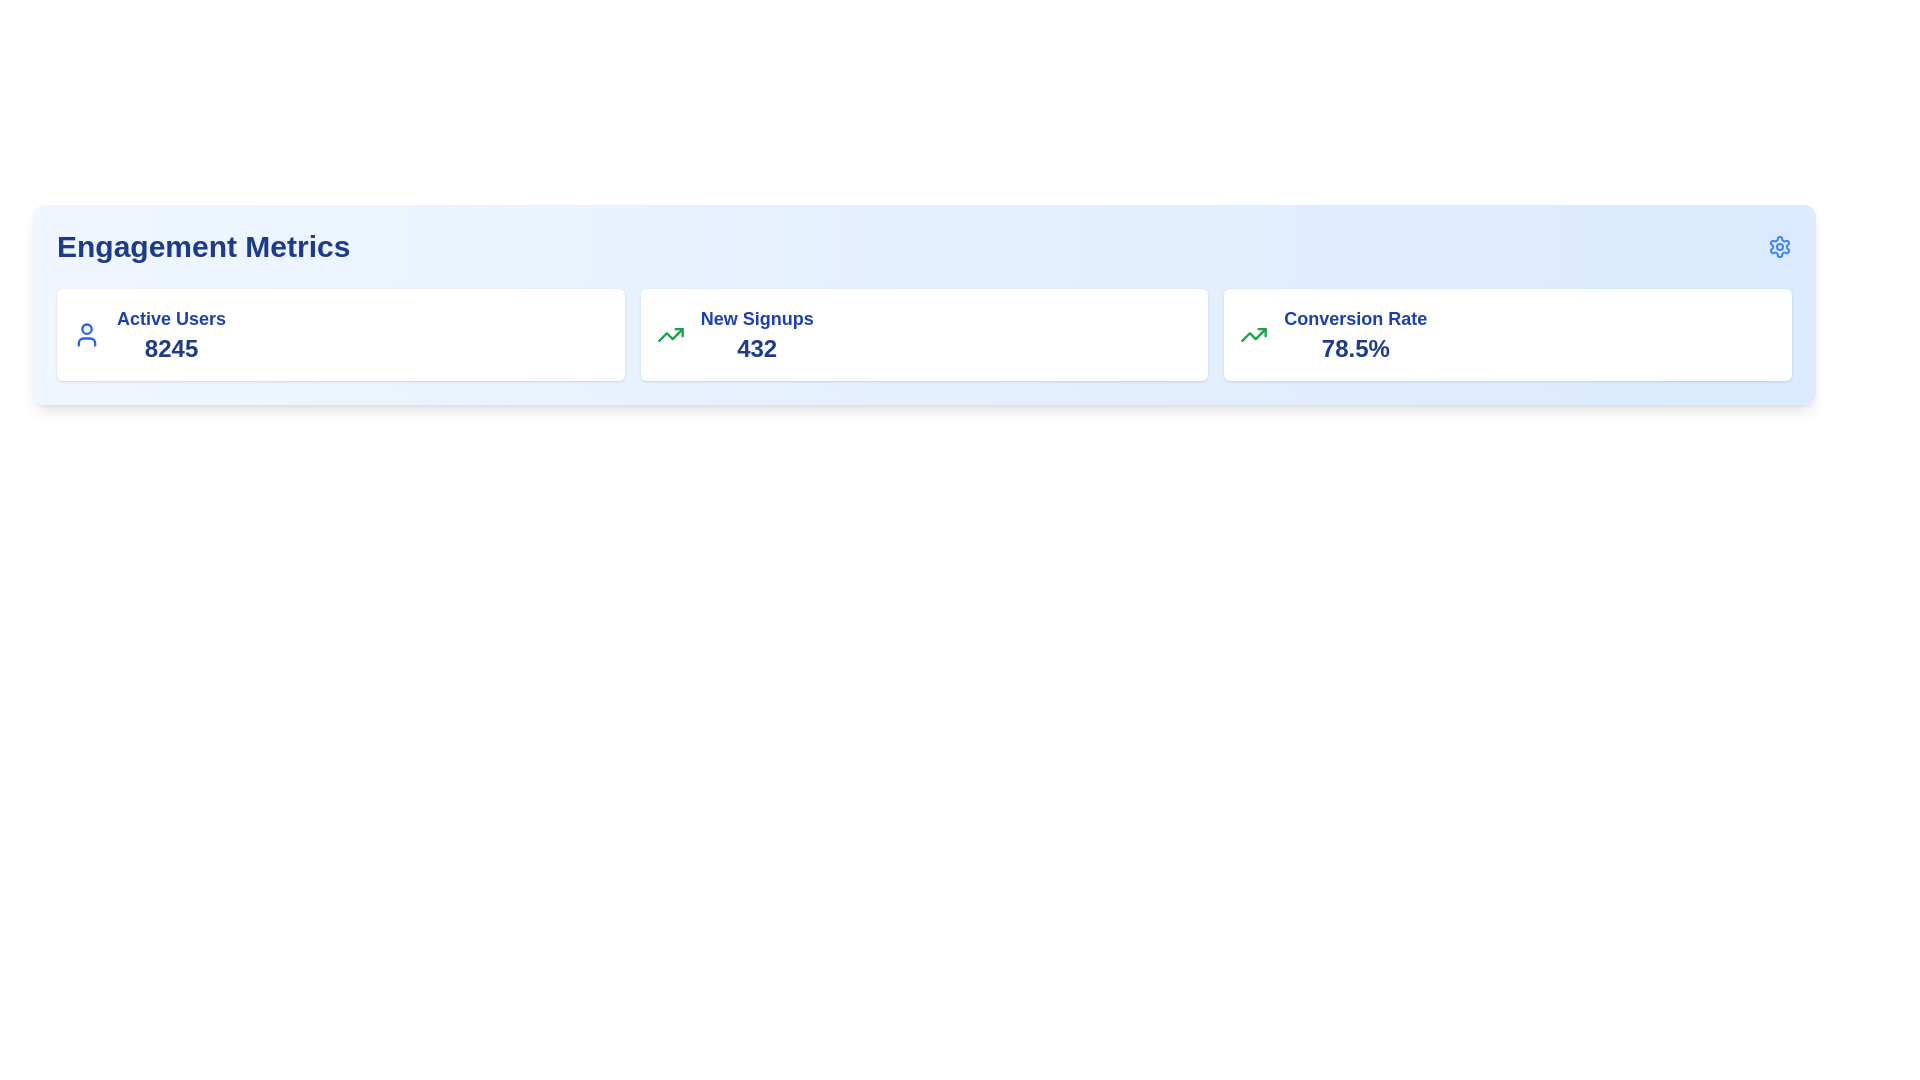 The image size is (1920, 1080). What do you see at coordinates (1355, 347) in the screenshot?
I see `displayed value of the text element showing '78.5%' in blue color, located under the 'Conversion Rate' label in the metric card` at bounding box center [1355, 347].